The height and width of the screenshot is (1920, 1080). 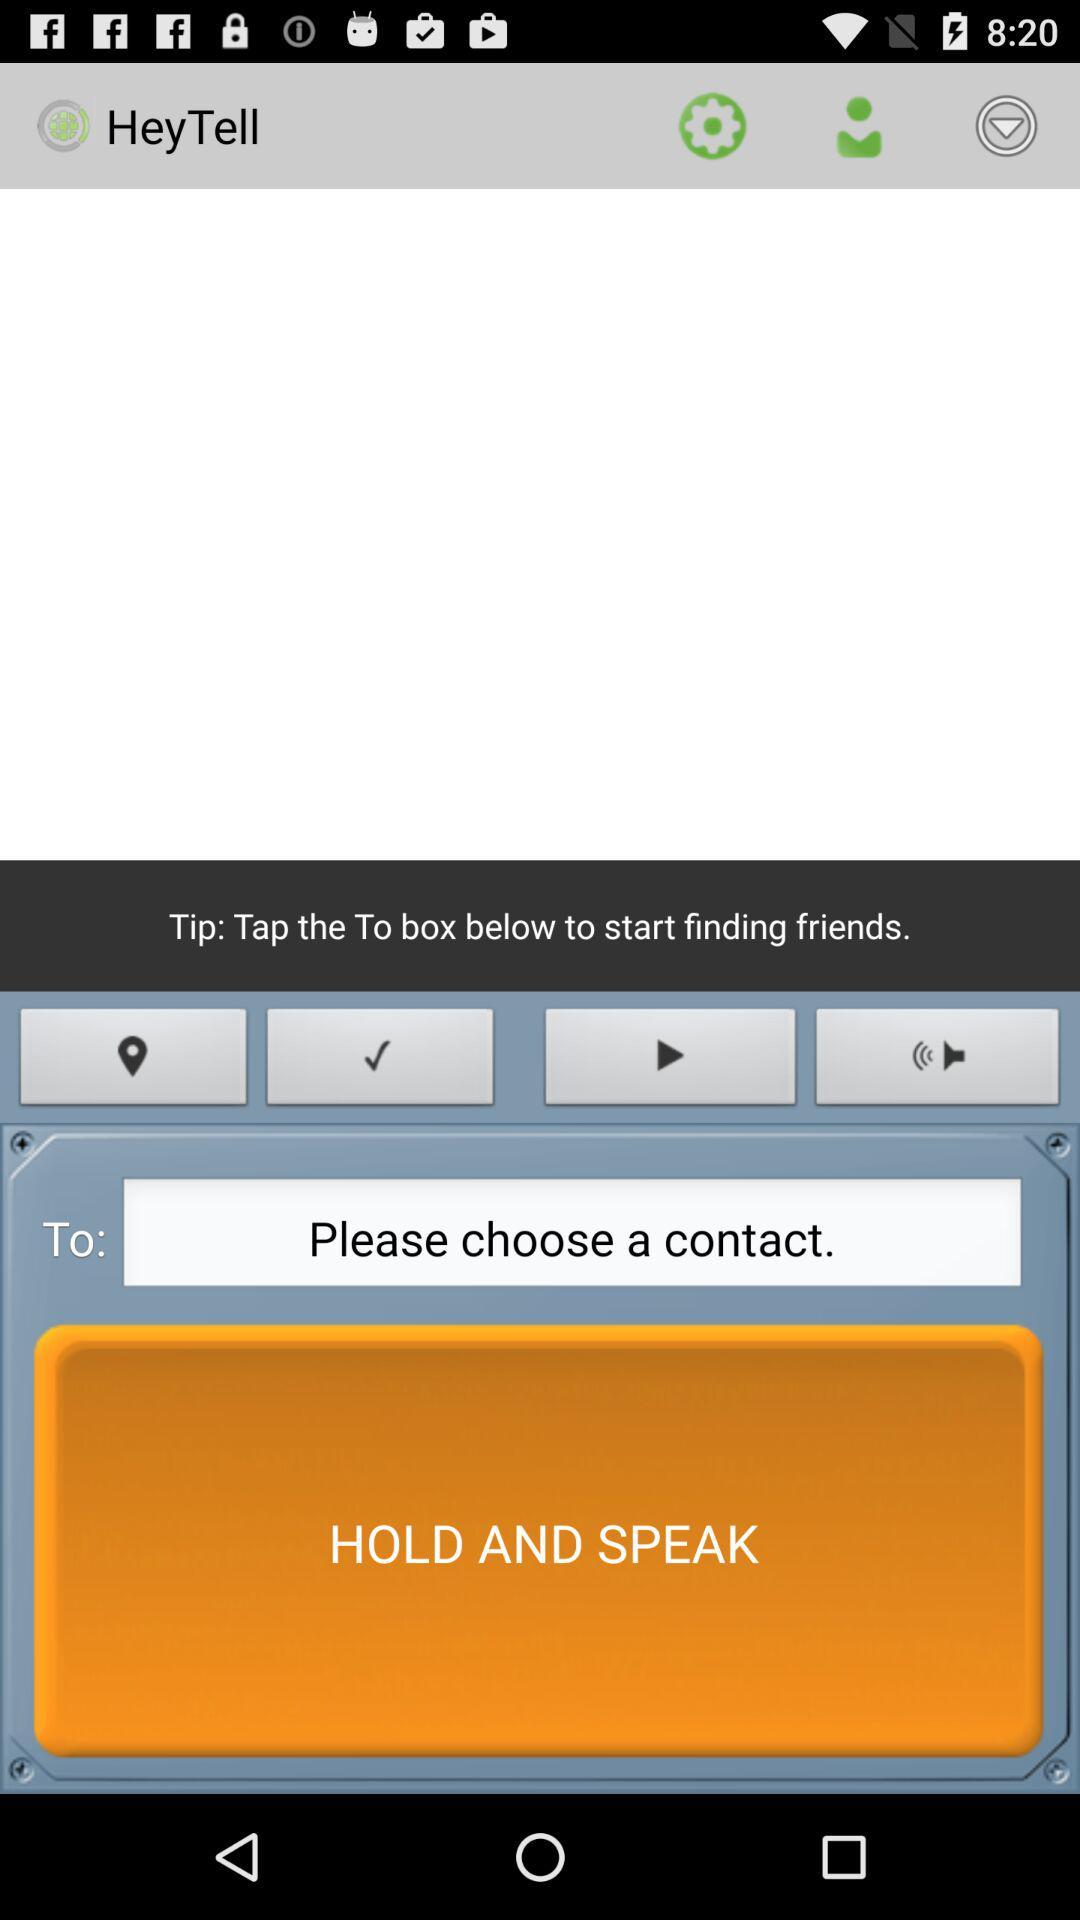 What do you see at coordinates (380, 1061) in the screenshot?
I see `the item below the tip tap the app` at bounding box center [380, 1061].